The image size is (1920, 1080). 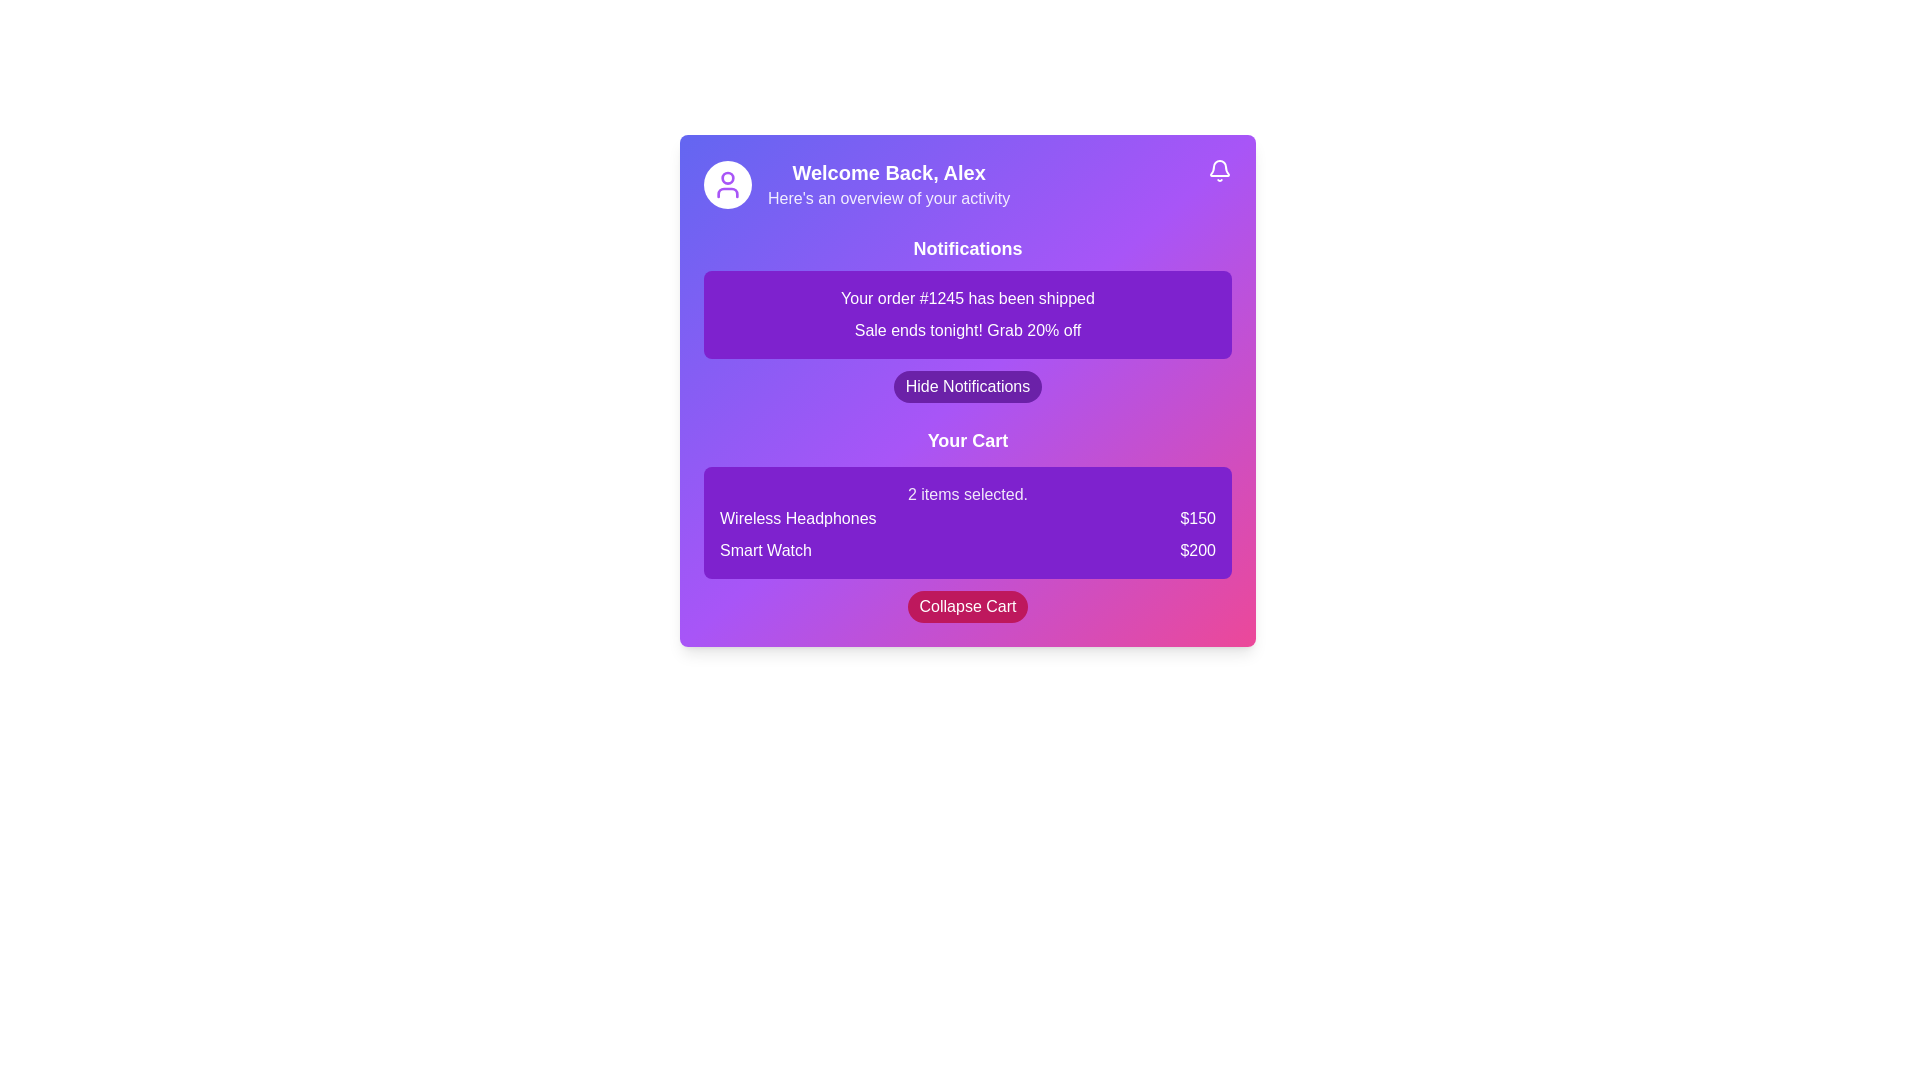 I want to click on text label informing the user about a limited-time sales offer, located in the second notification box under 'Notifications', positioned below 'Your order #1245 has been shipped', so click(x=968, y=330).